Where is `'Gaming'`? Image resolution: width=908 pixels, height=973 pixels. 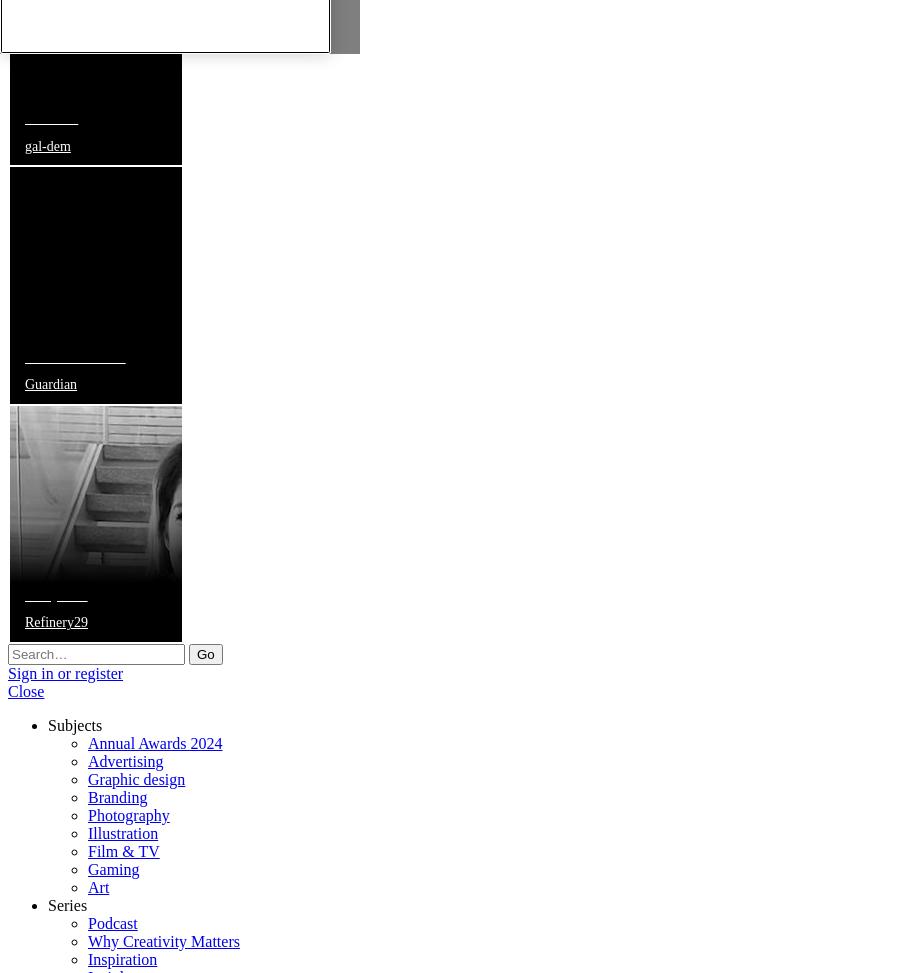 'Gaming' is located at coordinates (86, 868).